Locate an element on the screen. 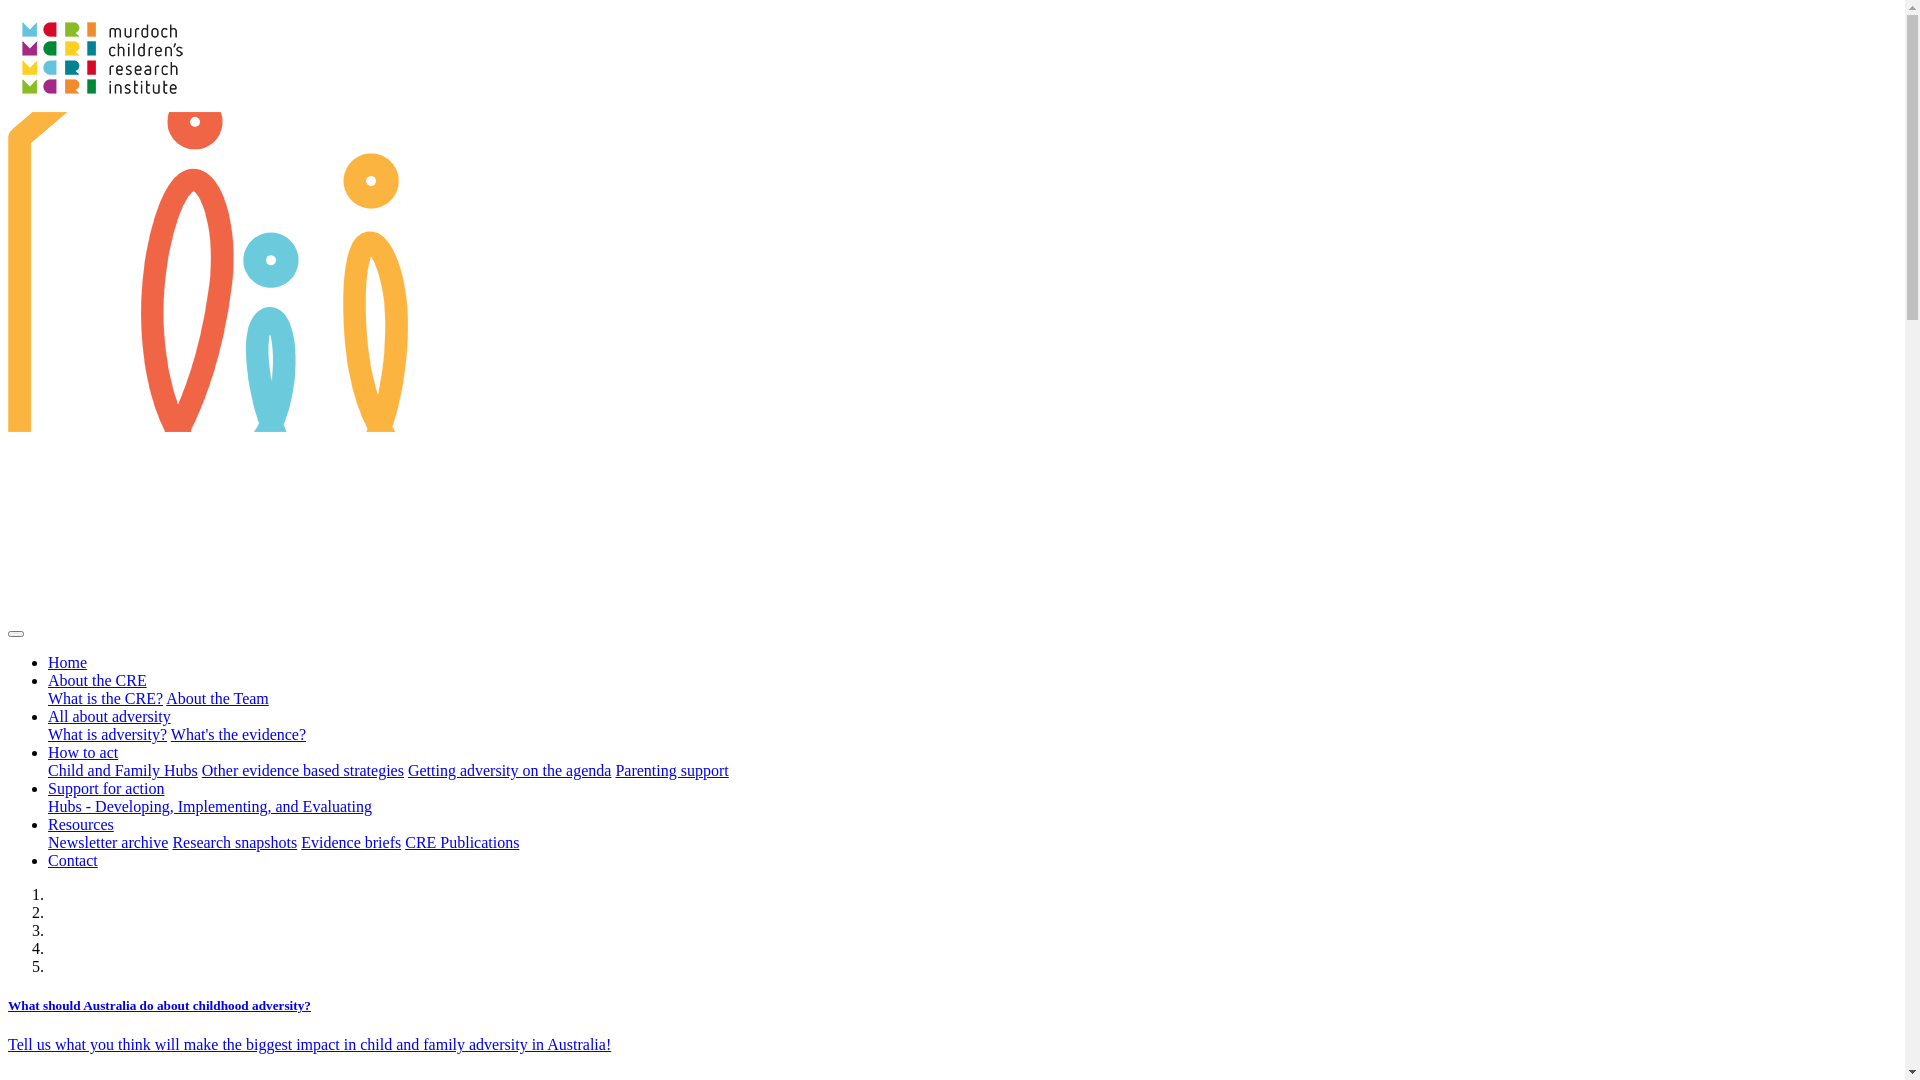 The height and width of the screenshot is (1080, 1920). 'What's the evidence?' is located at coordinates (238, 734).